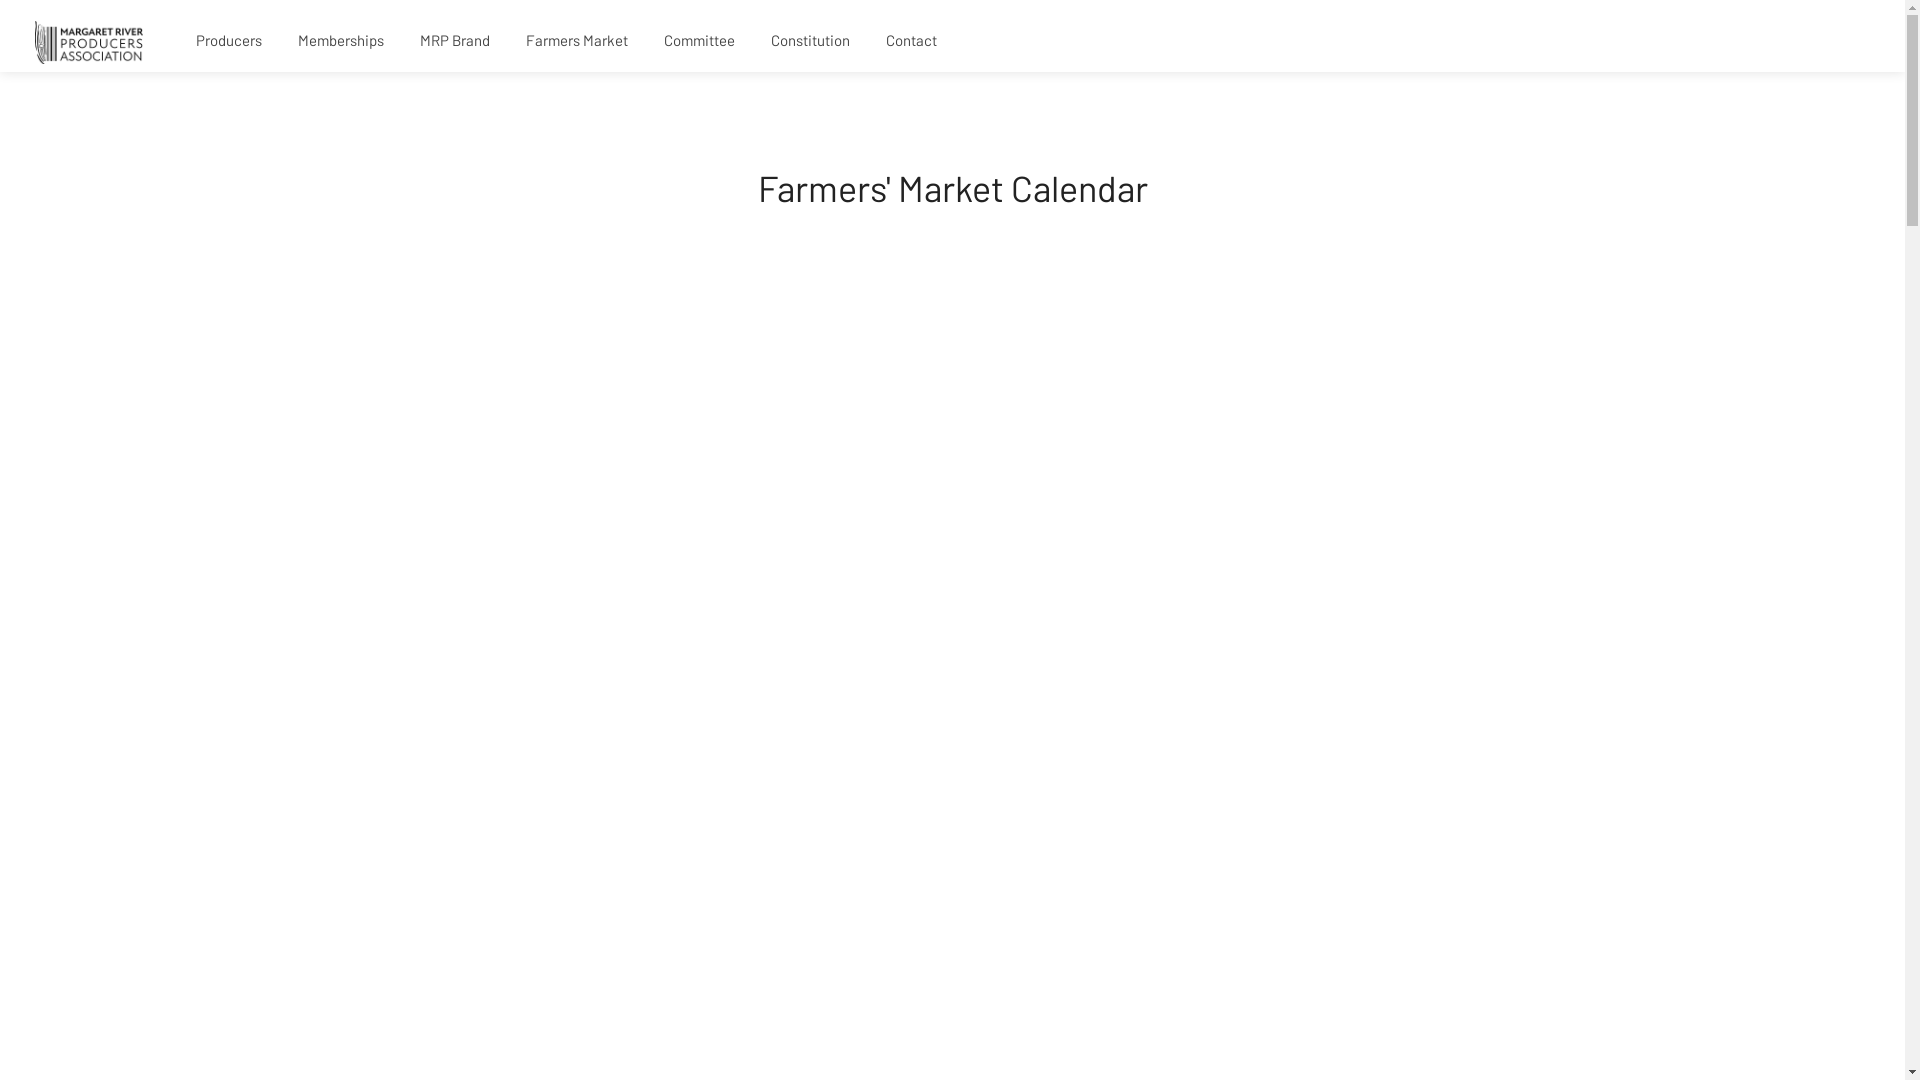 This screenshot has width=1920, height=1080. Describe the element at coordinates (403, 41) in the screenshot. I see `'MRP Brand'` at that location.